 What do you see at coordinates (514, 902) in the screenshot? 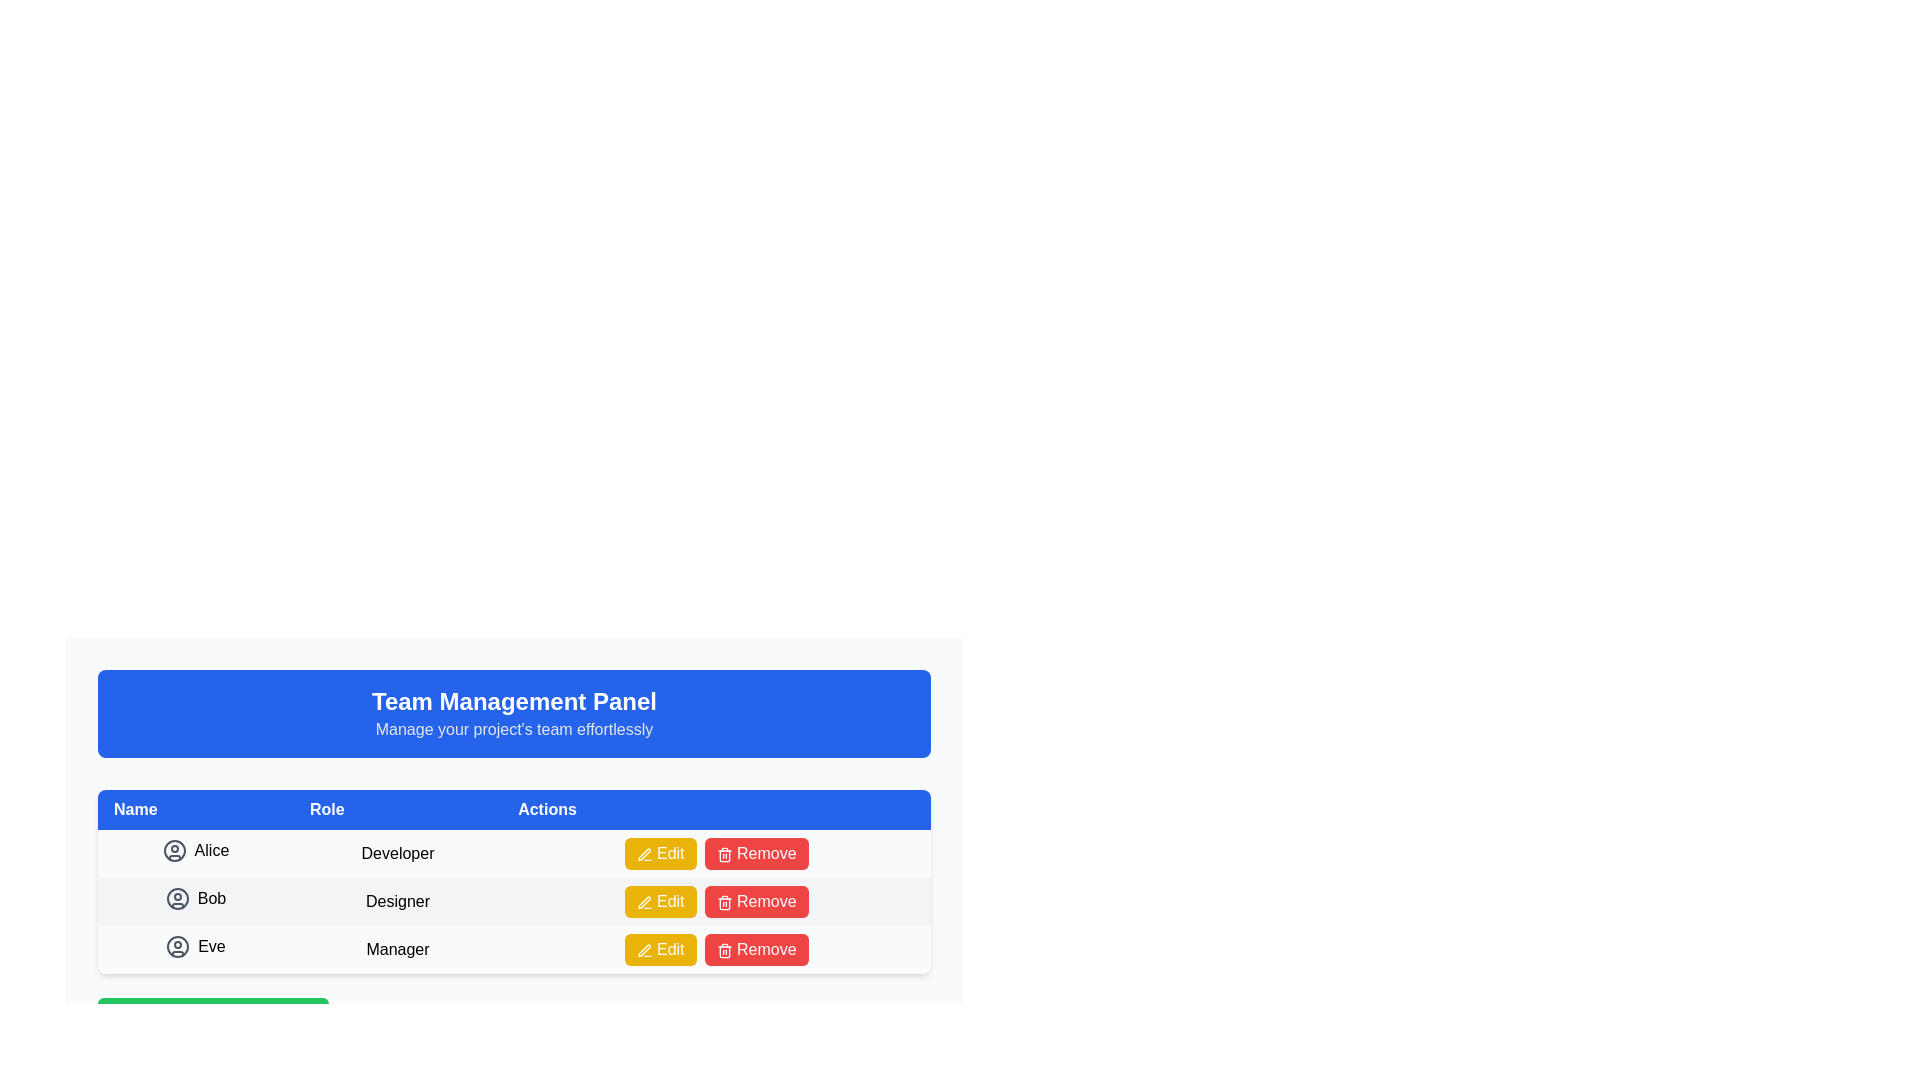
I see `the second row in the table that displays the name 'Bob' and the role 'Designer', which contains 'Edit' and 'Remove' buttons` at bounding box center [514, 902].